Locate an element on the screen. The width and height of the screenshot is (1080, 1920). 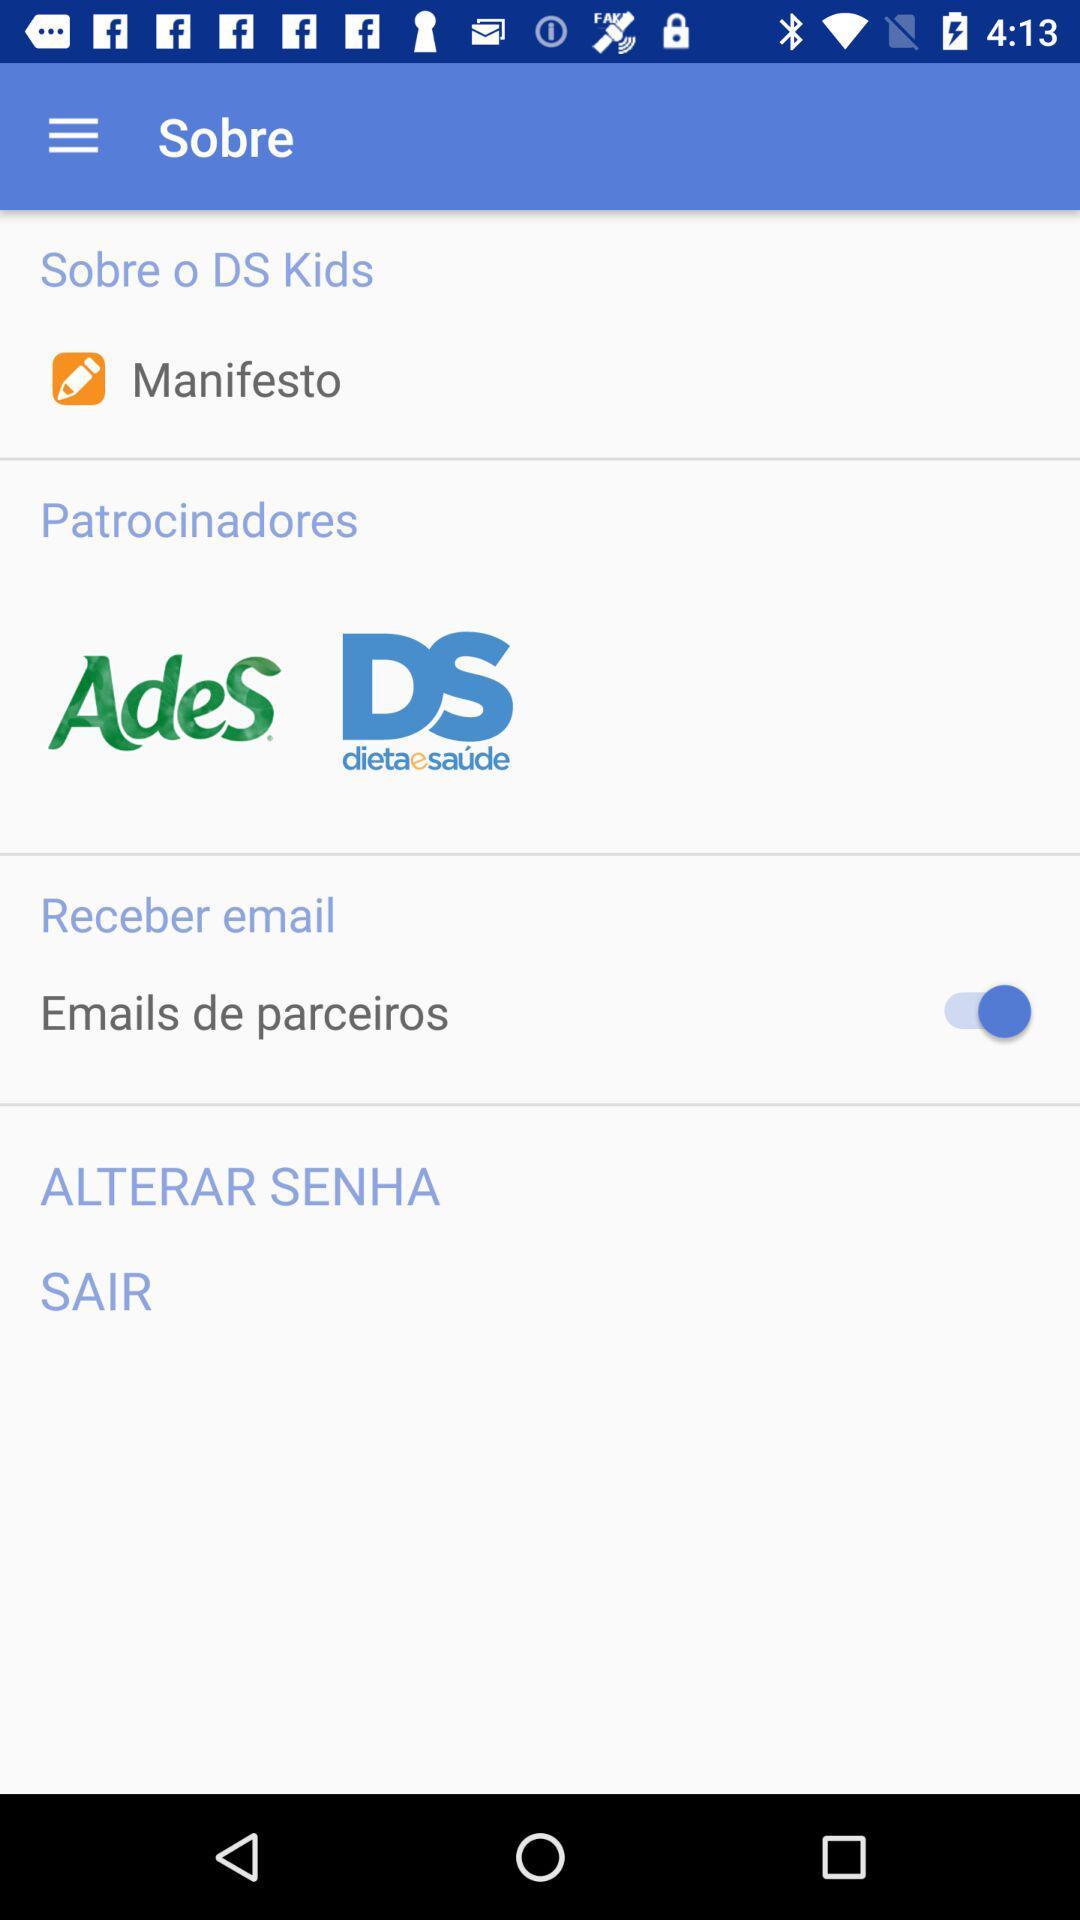
item to the right of the emails de parceiros is located at coordinates (977, 1011).